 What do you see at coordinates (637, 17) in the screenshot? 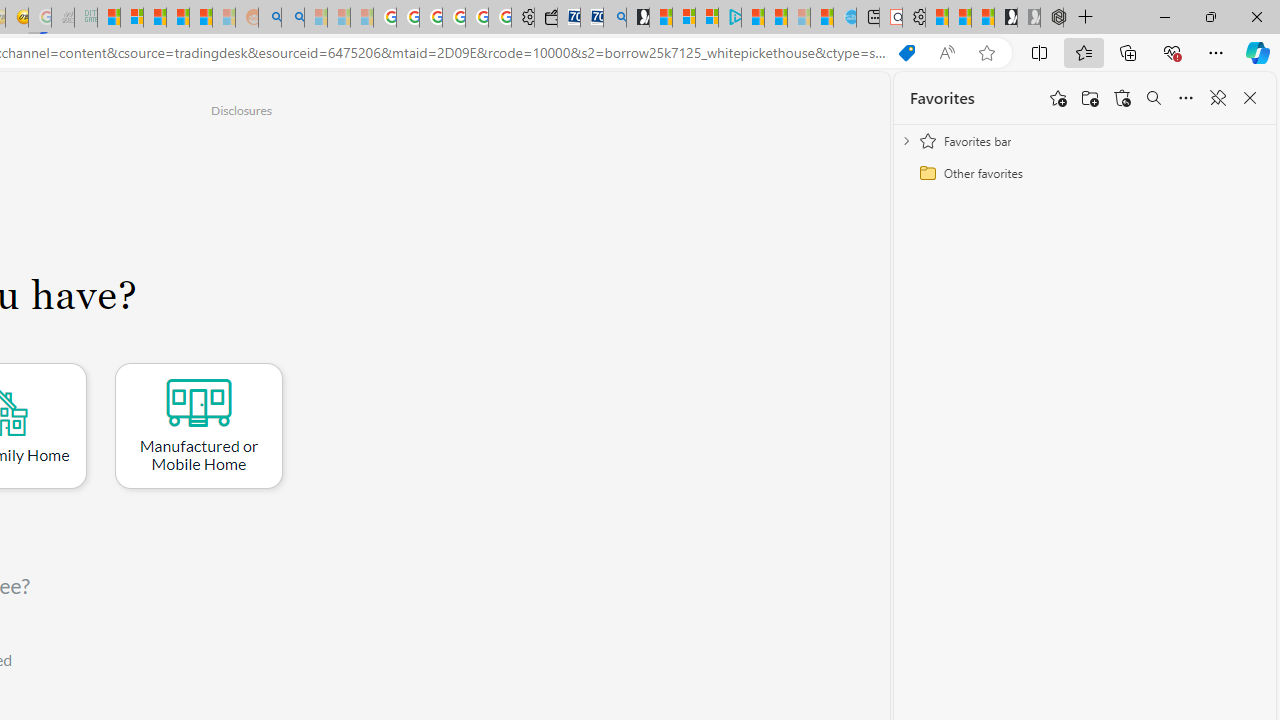
I see `'Microsoft Start Gaming'` at bounding box center [637, 17].